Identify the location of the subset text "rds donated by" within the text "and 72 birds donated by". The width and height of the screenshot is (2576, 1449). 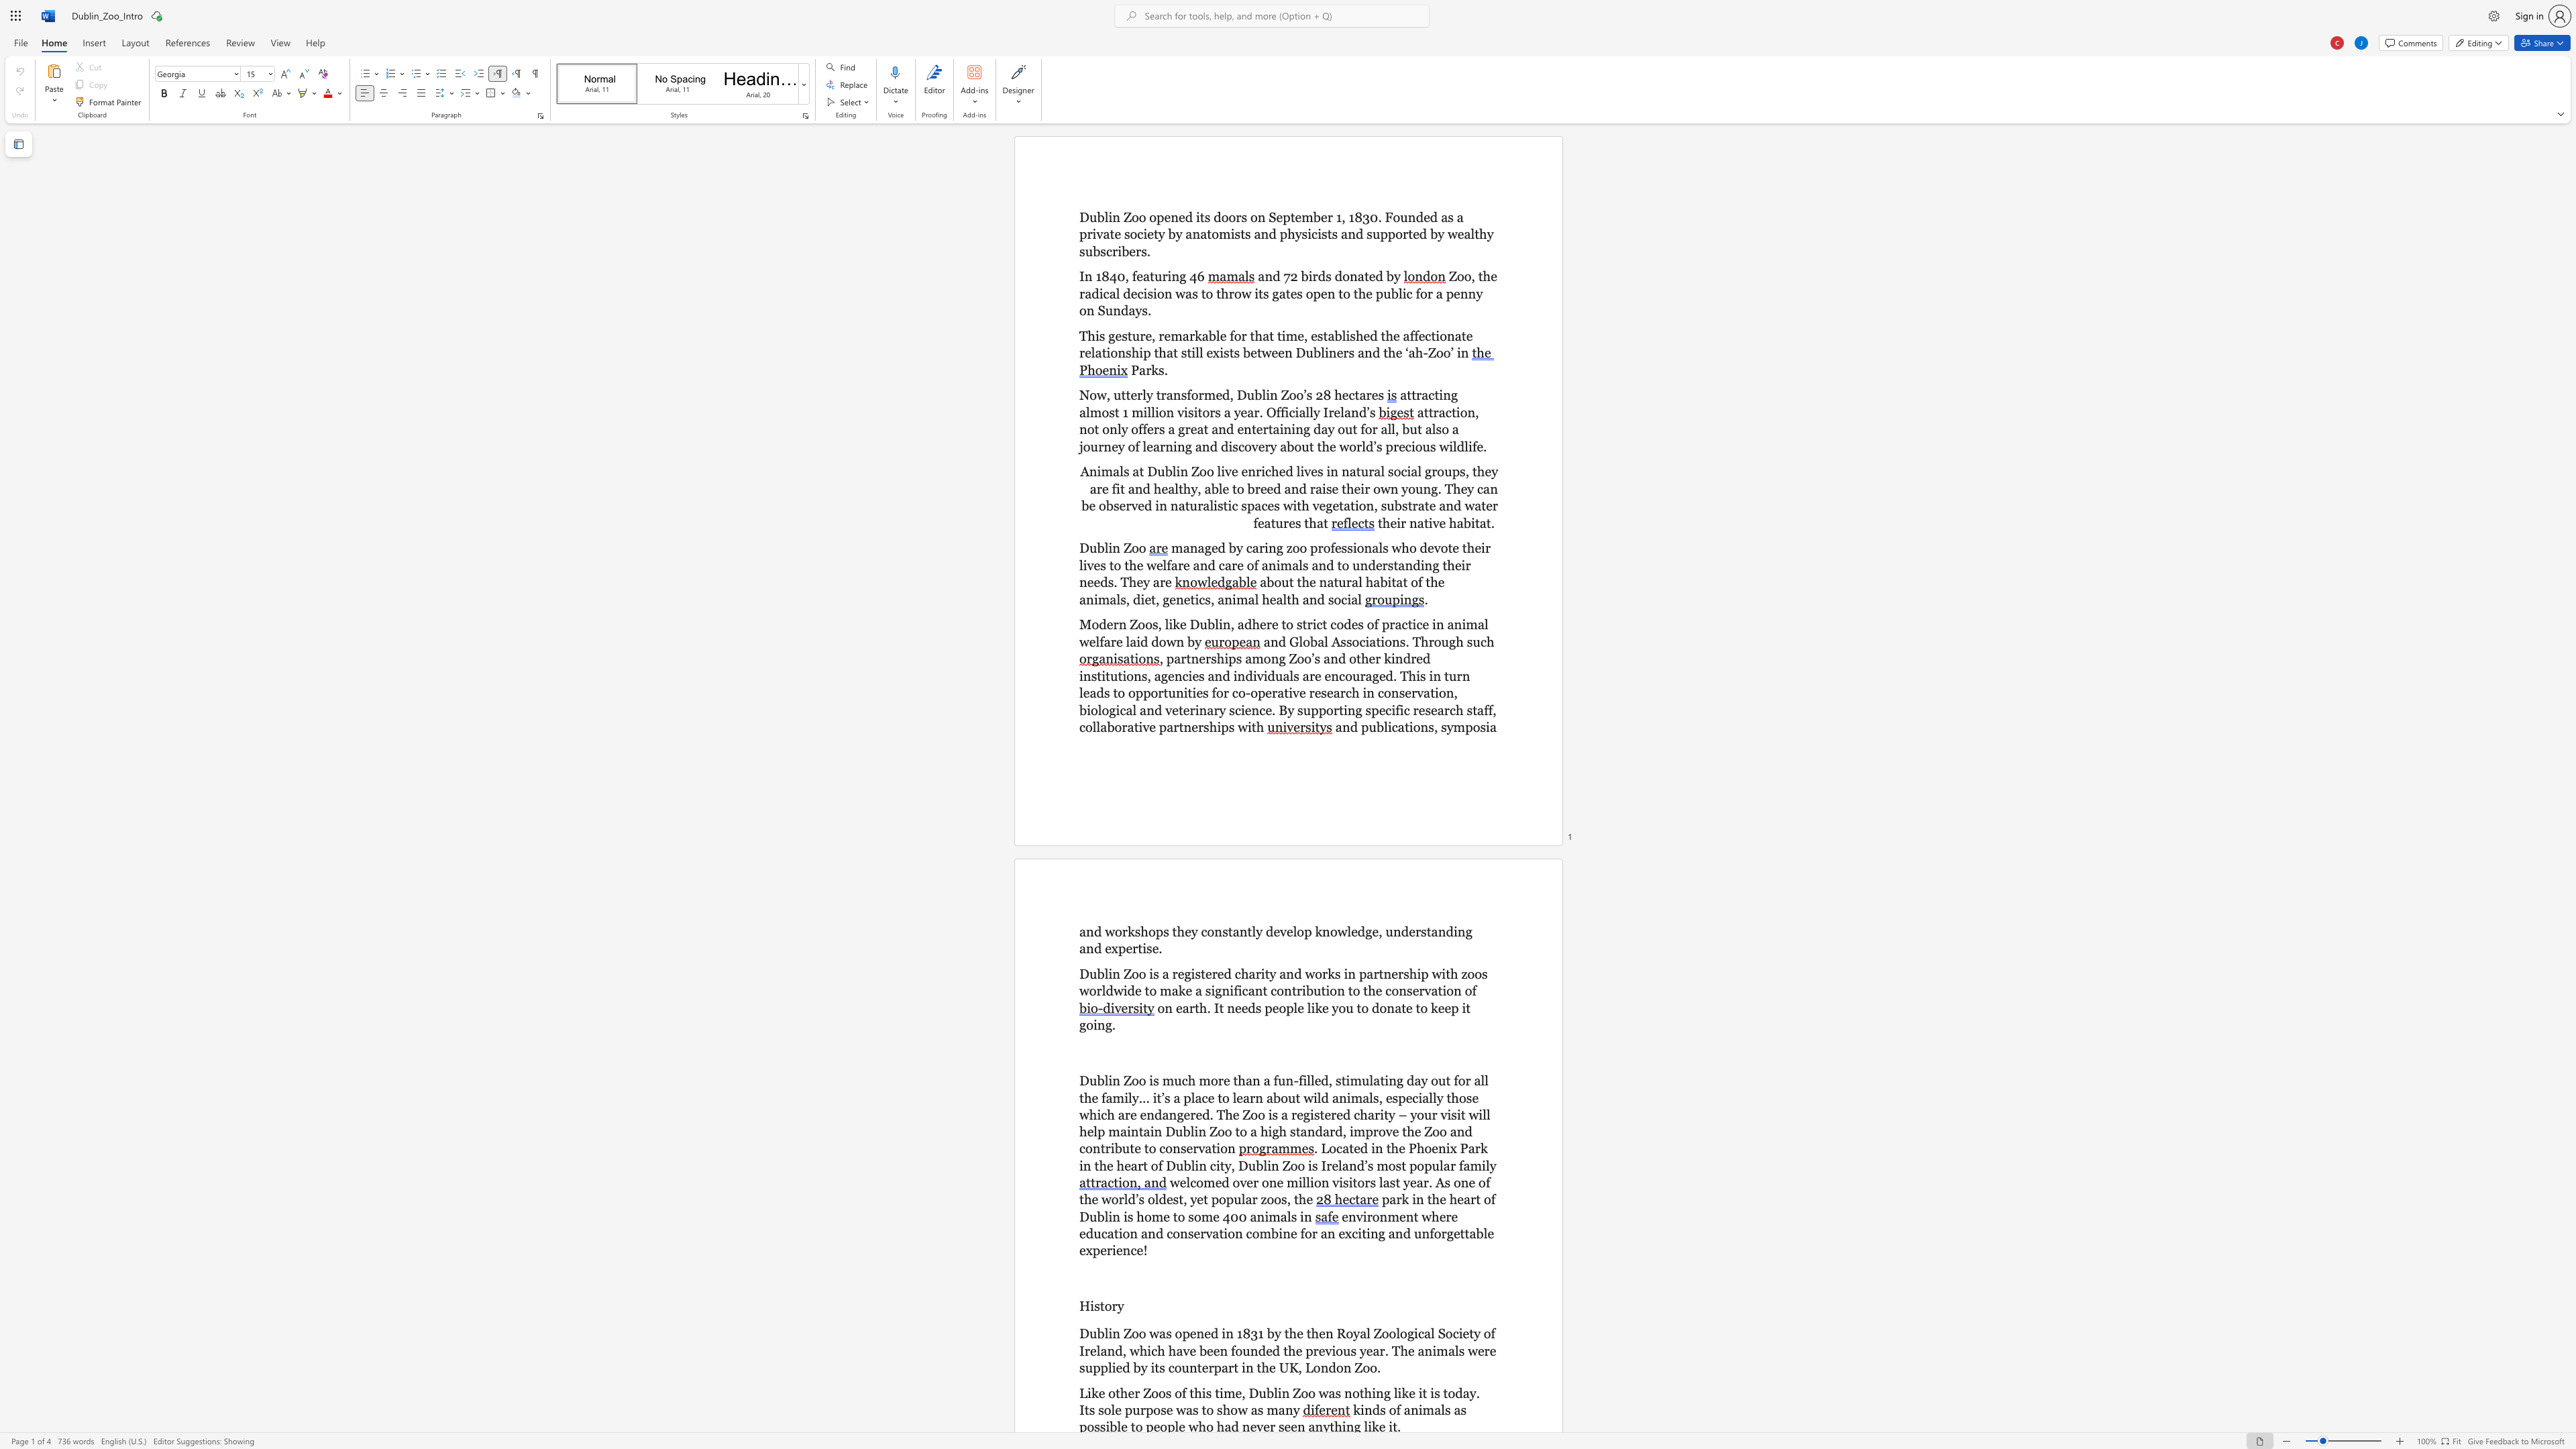
(1312, 275).